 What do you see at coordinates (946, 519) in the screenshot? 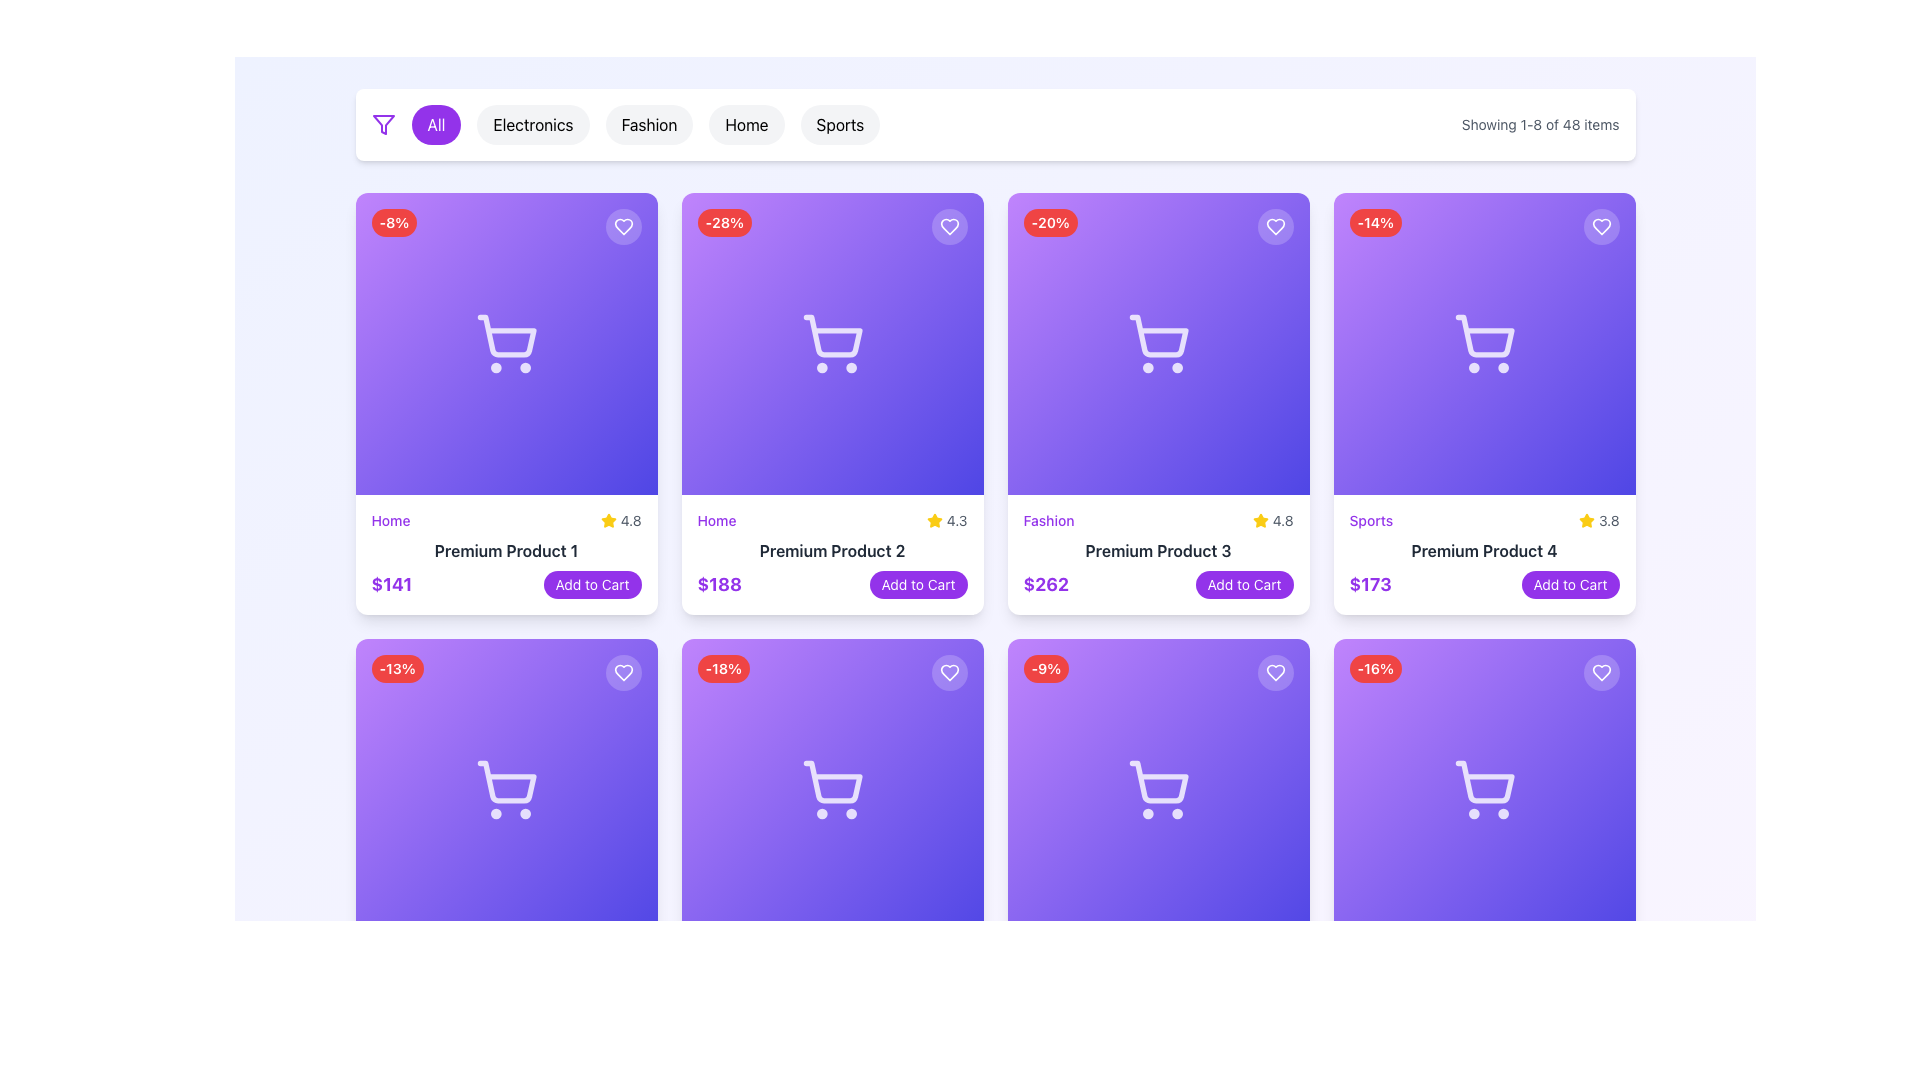
I see `text displayed in the small text label showing the number '4.3' in gray color, located in the second column of the top row of a product card, horizontally next to a star icon` at bounding box center [946, 519].